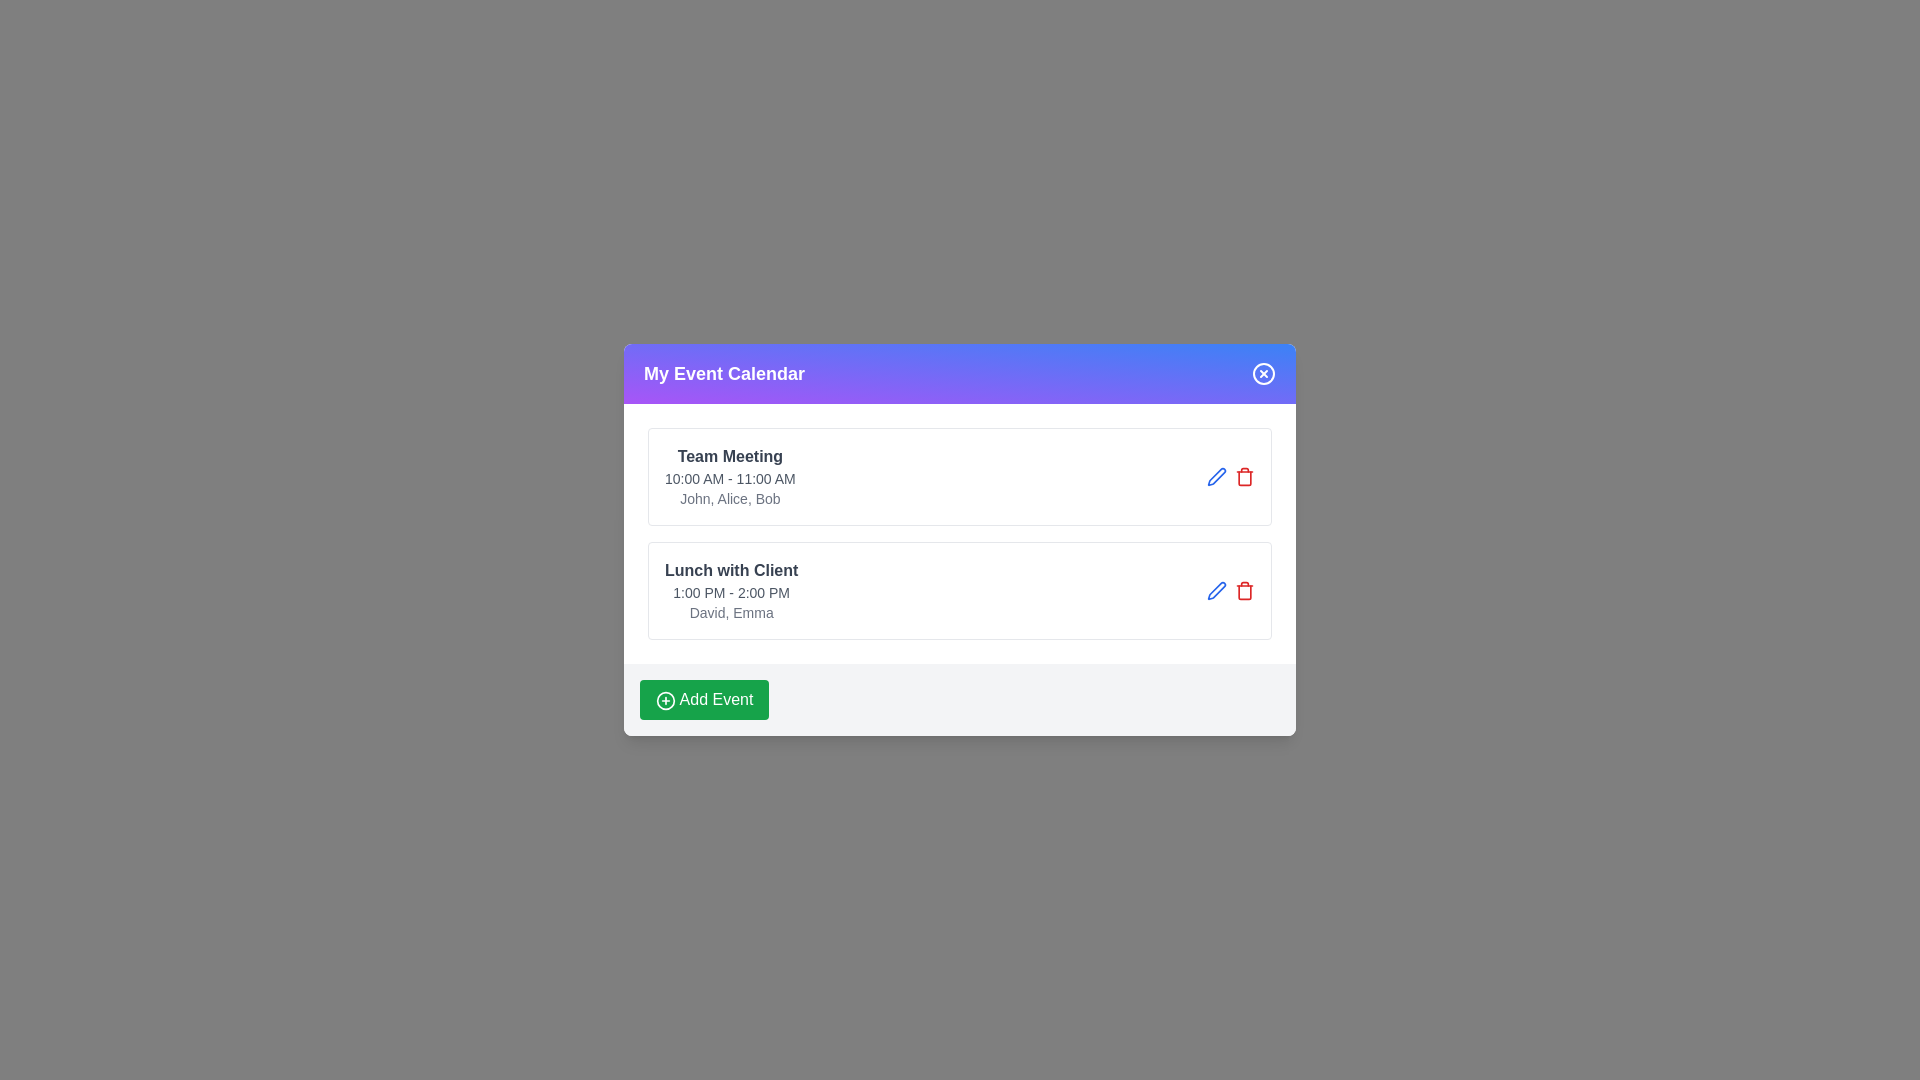 This screenshot has height=1080, width=1920. Describe the element at coordinates (729, 497) in the screenshot. I see `the static text label that lists participants for the related meeting, located below the '10:00 AM - 11:00 AM' text in the 'Team Meeting' section of the calendar interface` at that location.